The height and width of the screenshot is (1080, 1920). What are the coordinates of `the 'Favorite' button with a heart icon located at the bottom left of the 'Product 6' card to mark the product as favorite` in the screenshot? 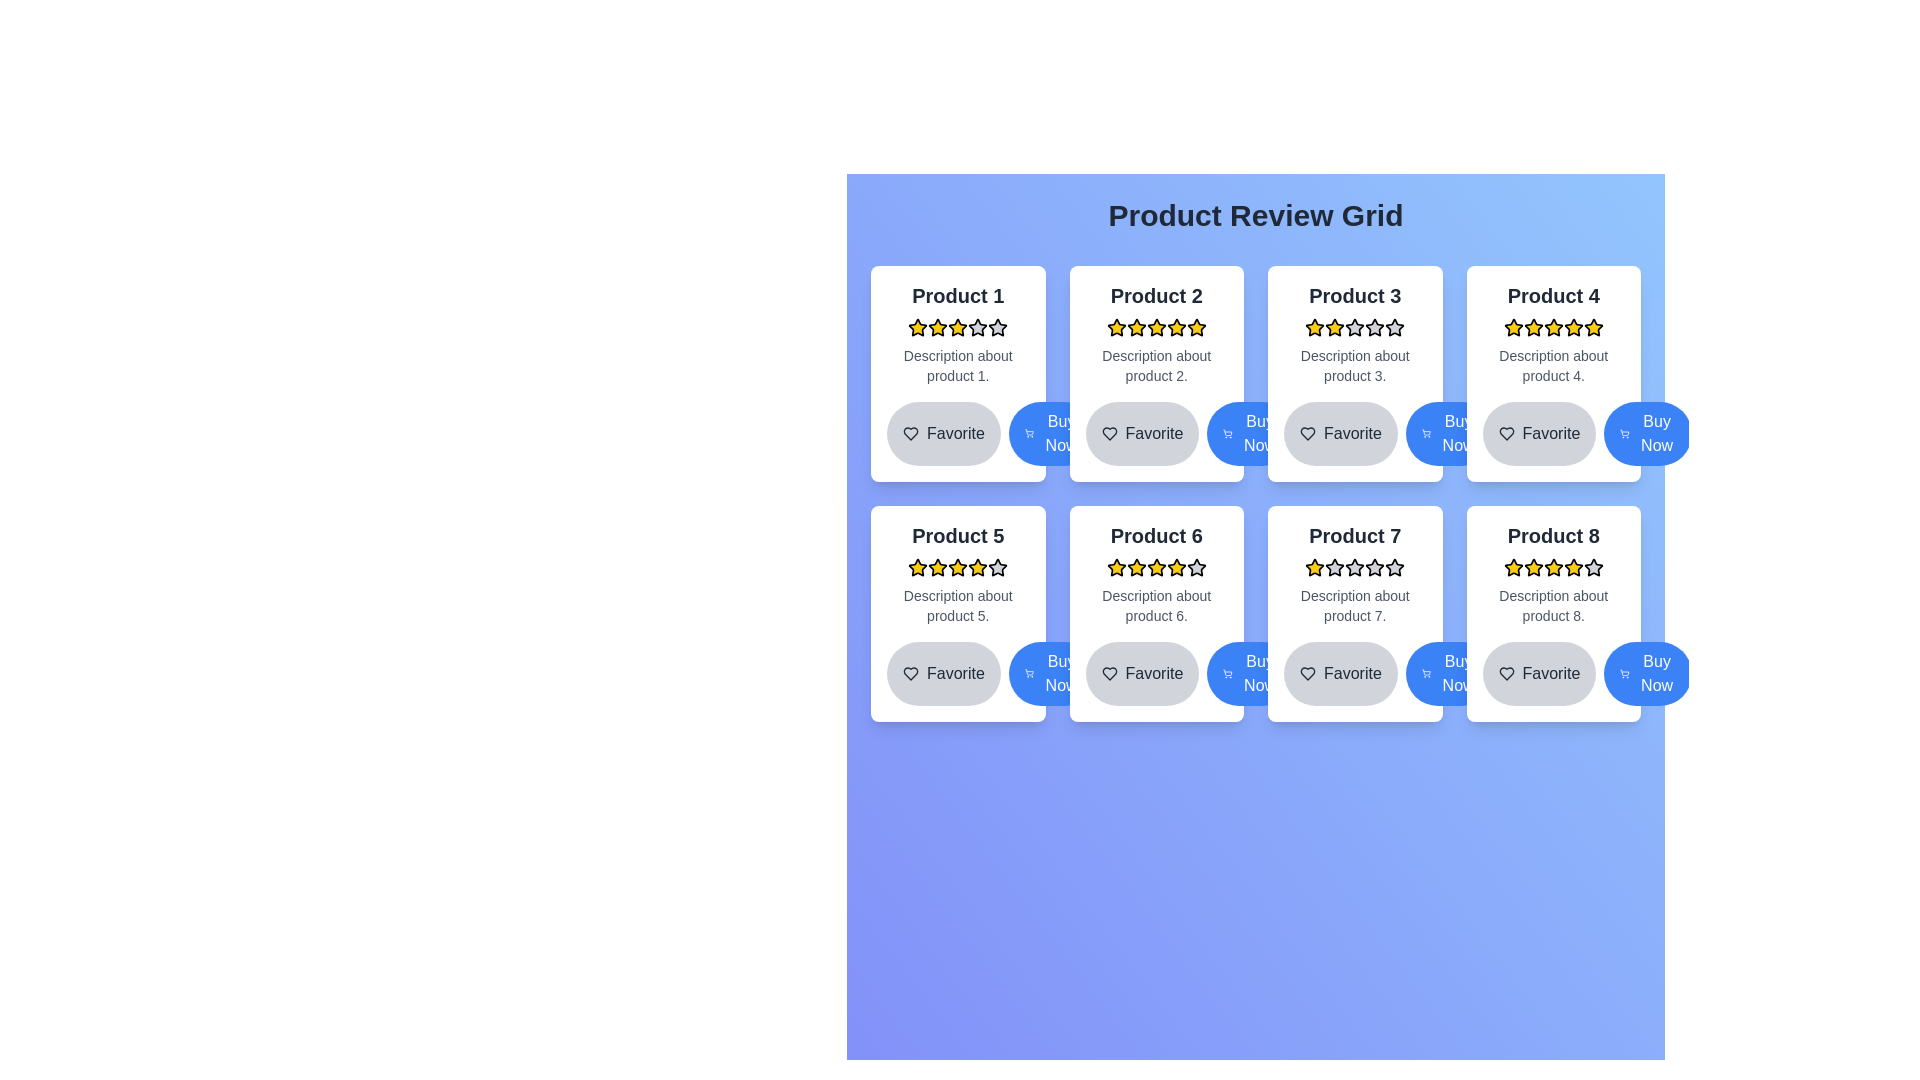 It's located at (1156, 674).